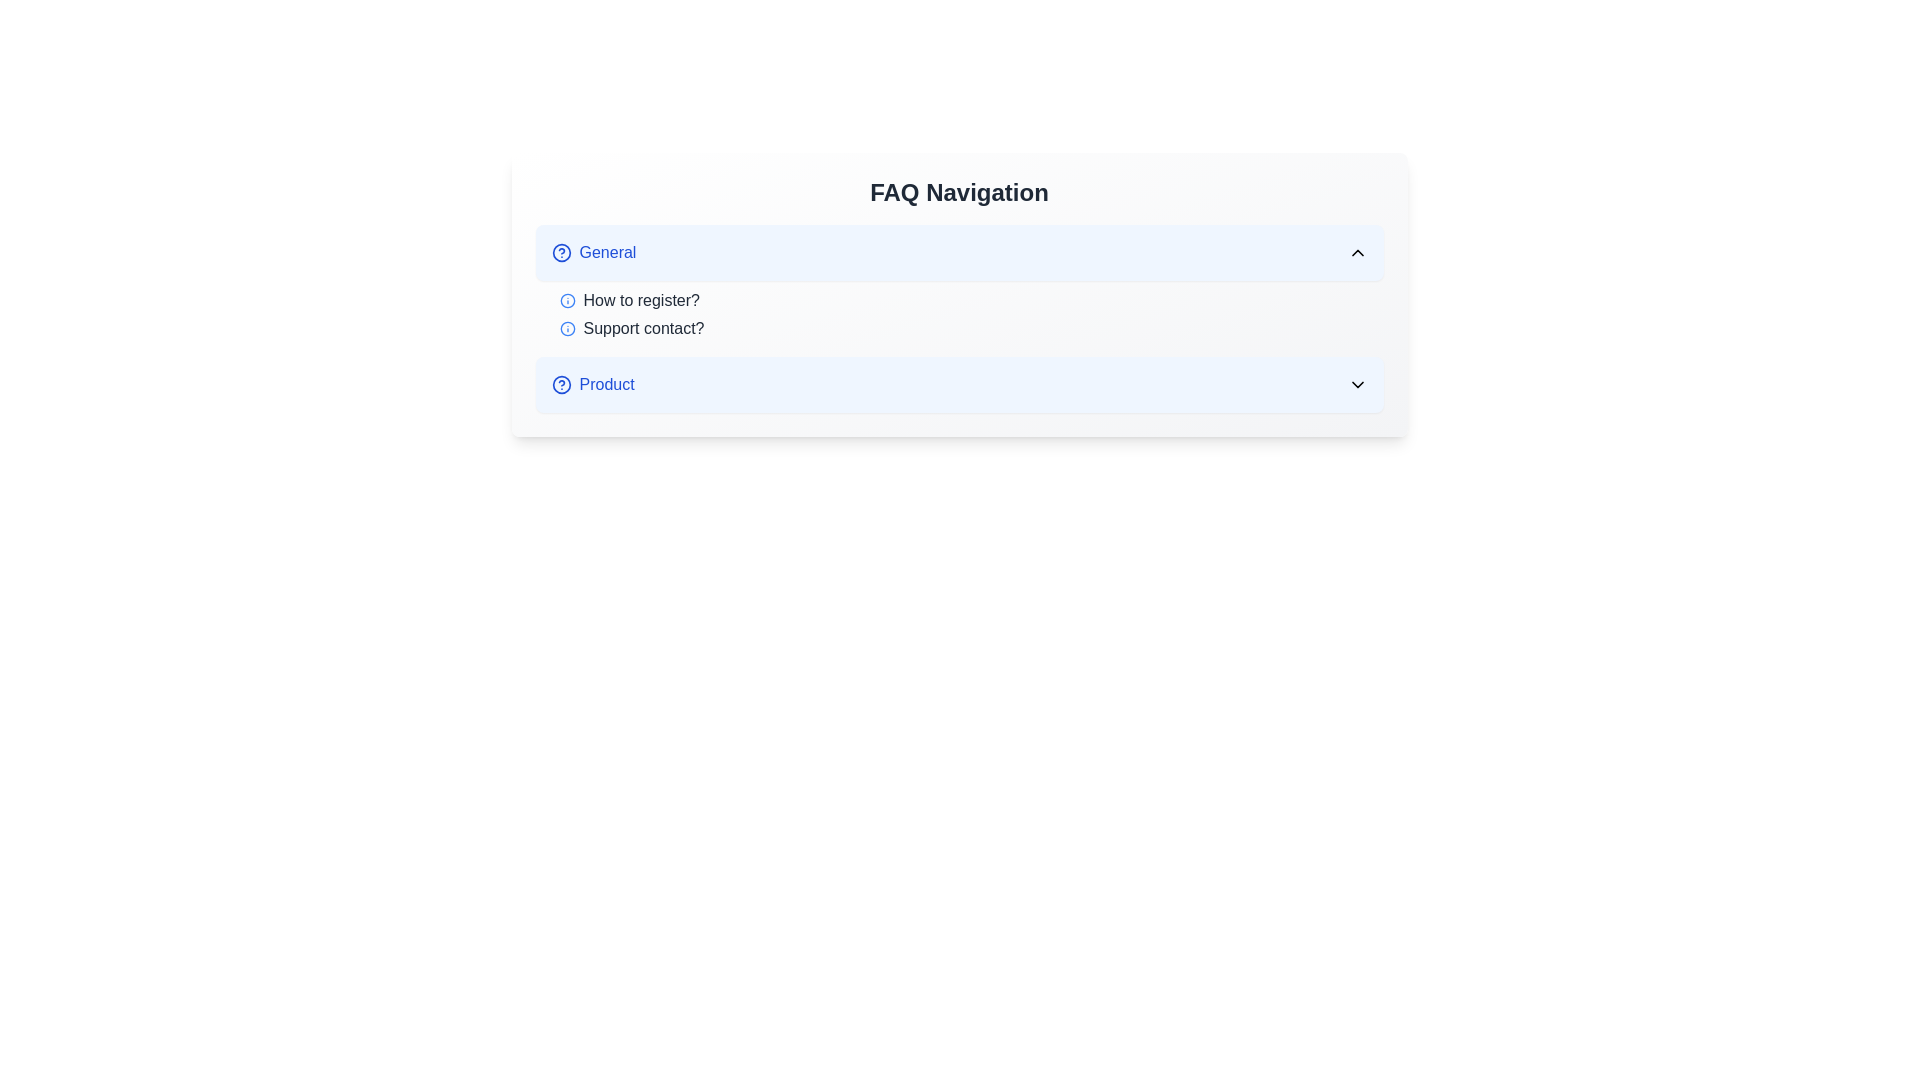 The width and height of the screenshot is (1920, 1080). What do you see at coordinates (566, 300) in the screenshot?
I see `the icon located immediately to the left of the 'How to register?' text in the FAQ navigation menu under the 'General' section to provide additional context` at bounding box center [566, 300].